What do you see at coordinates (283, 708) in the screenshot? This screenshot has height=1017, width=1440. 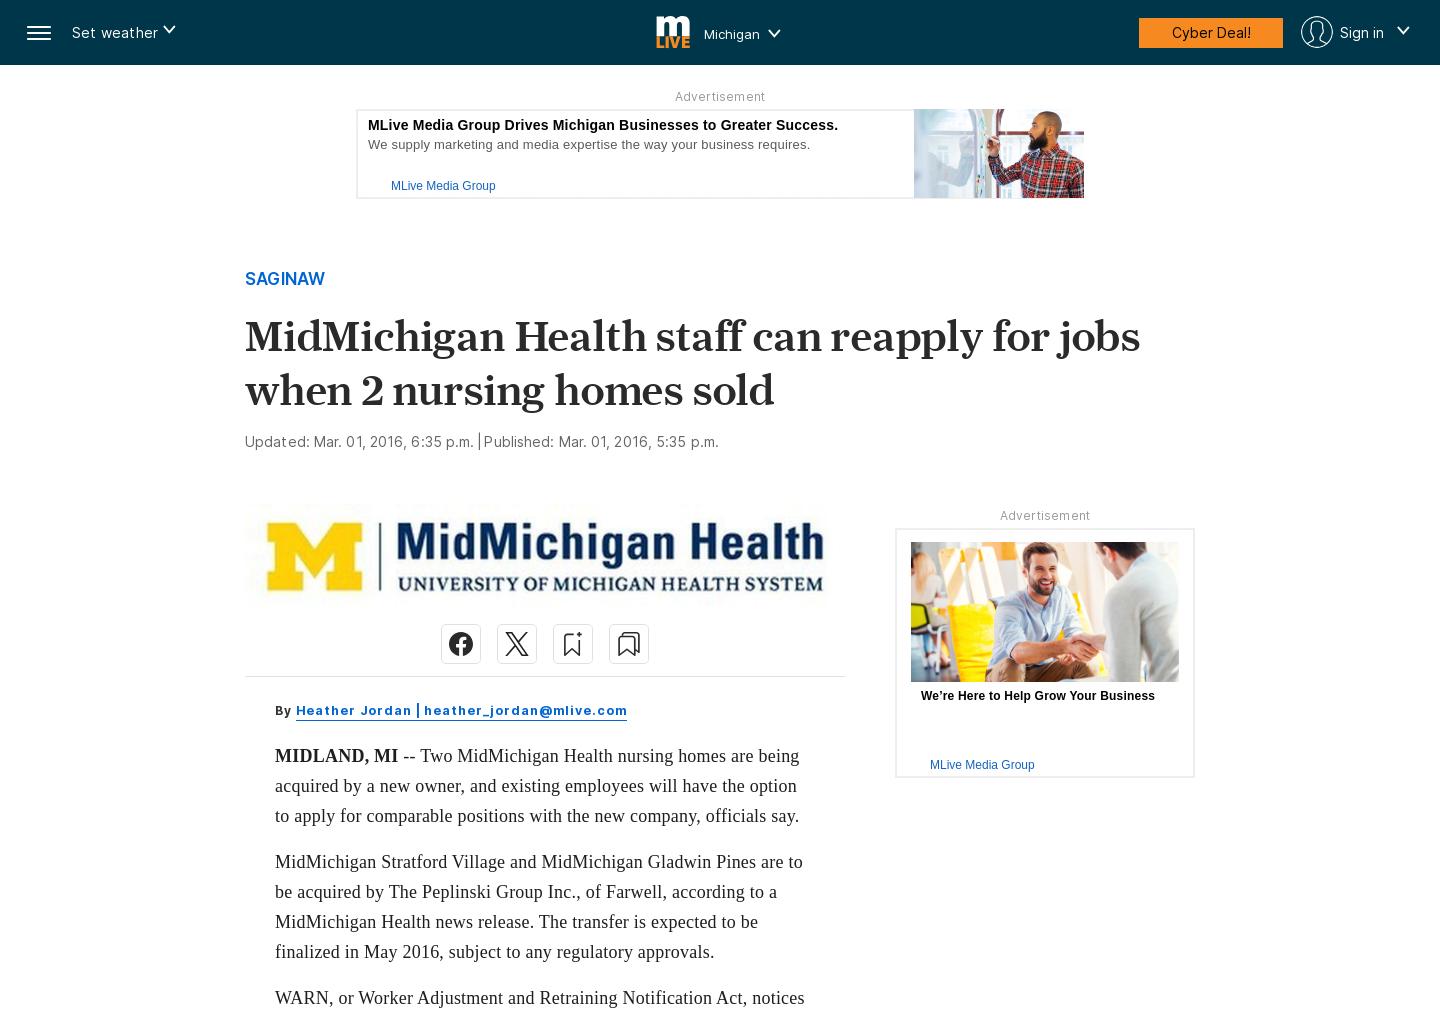 I see `'By'` at bounding box center [283, 708].